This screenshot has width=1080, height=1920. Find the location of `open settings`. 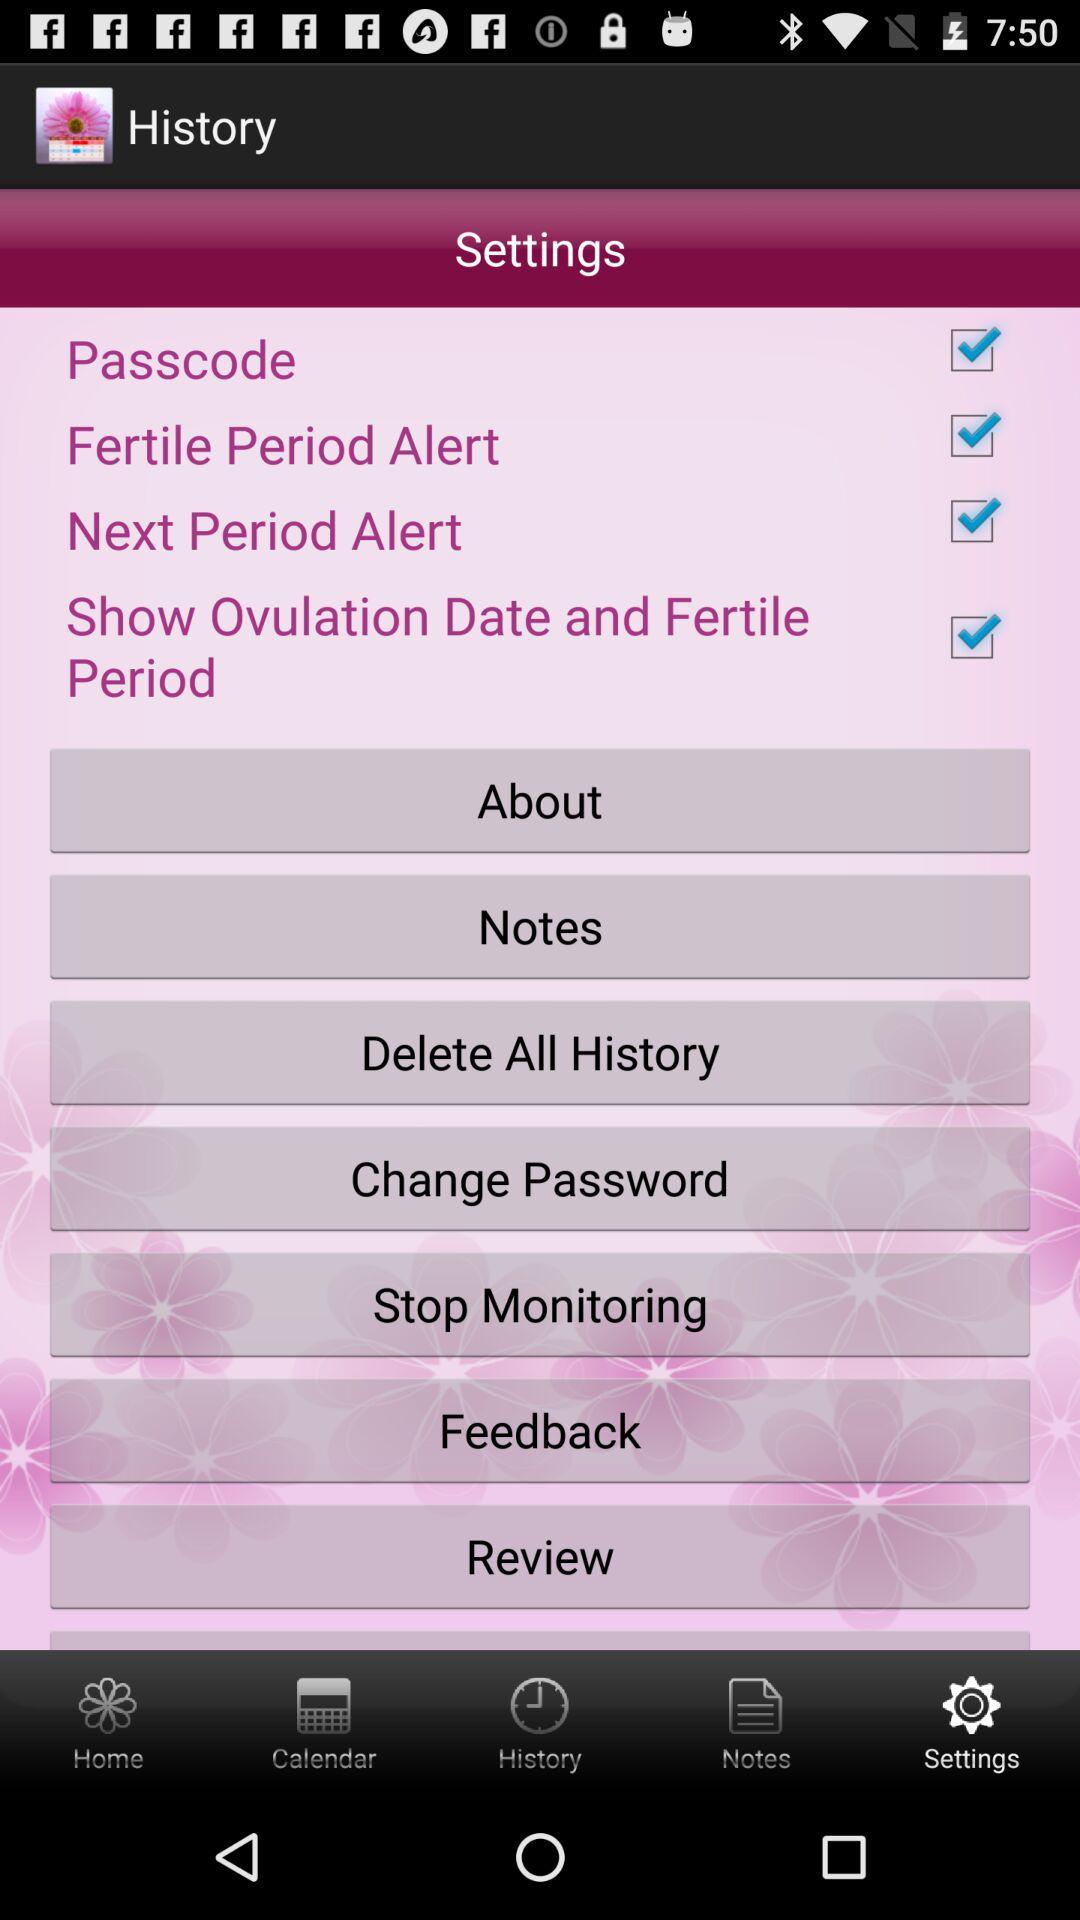

open settings is located at coordinates (971, 1721).